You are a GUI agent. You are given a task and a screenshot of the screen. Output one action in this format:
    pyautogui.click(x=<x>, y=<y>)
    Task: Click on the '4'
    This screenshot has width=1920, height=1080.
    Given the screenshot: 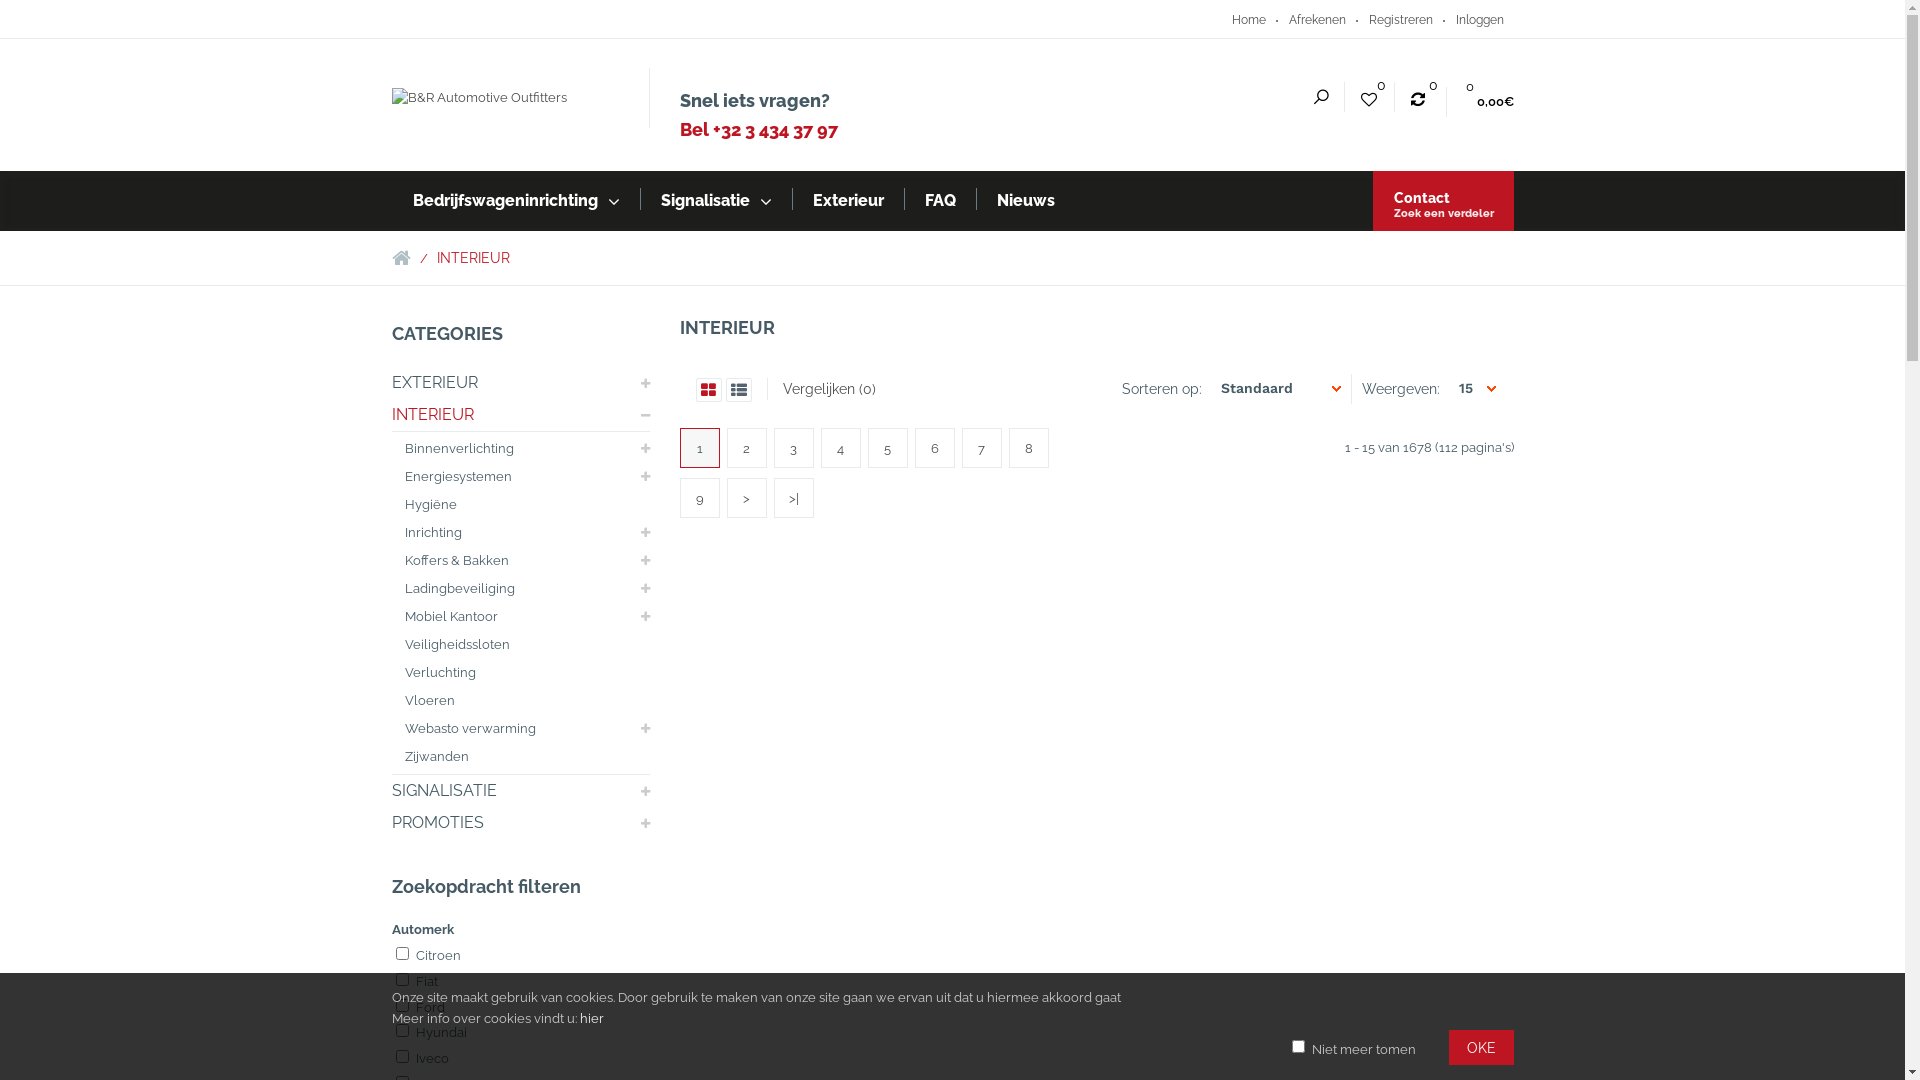 What is the action you would take?
    pyautogui.click(x=840, y=446)
    